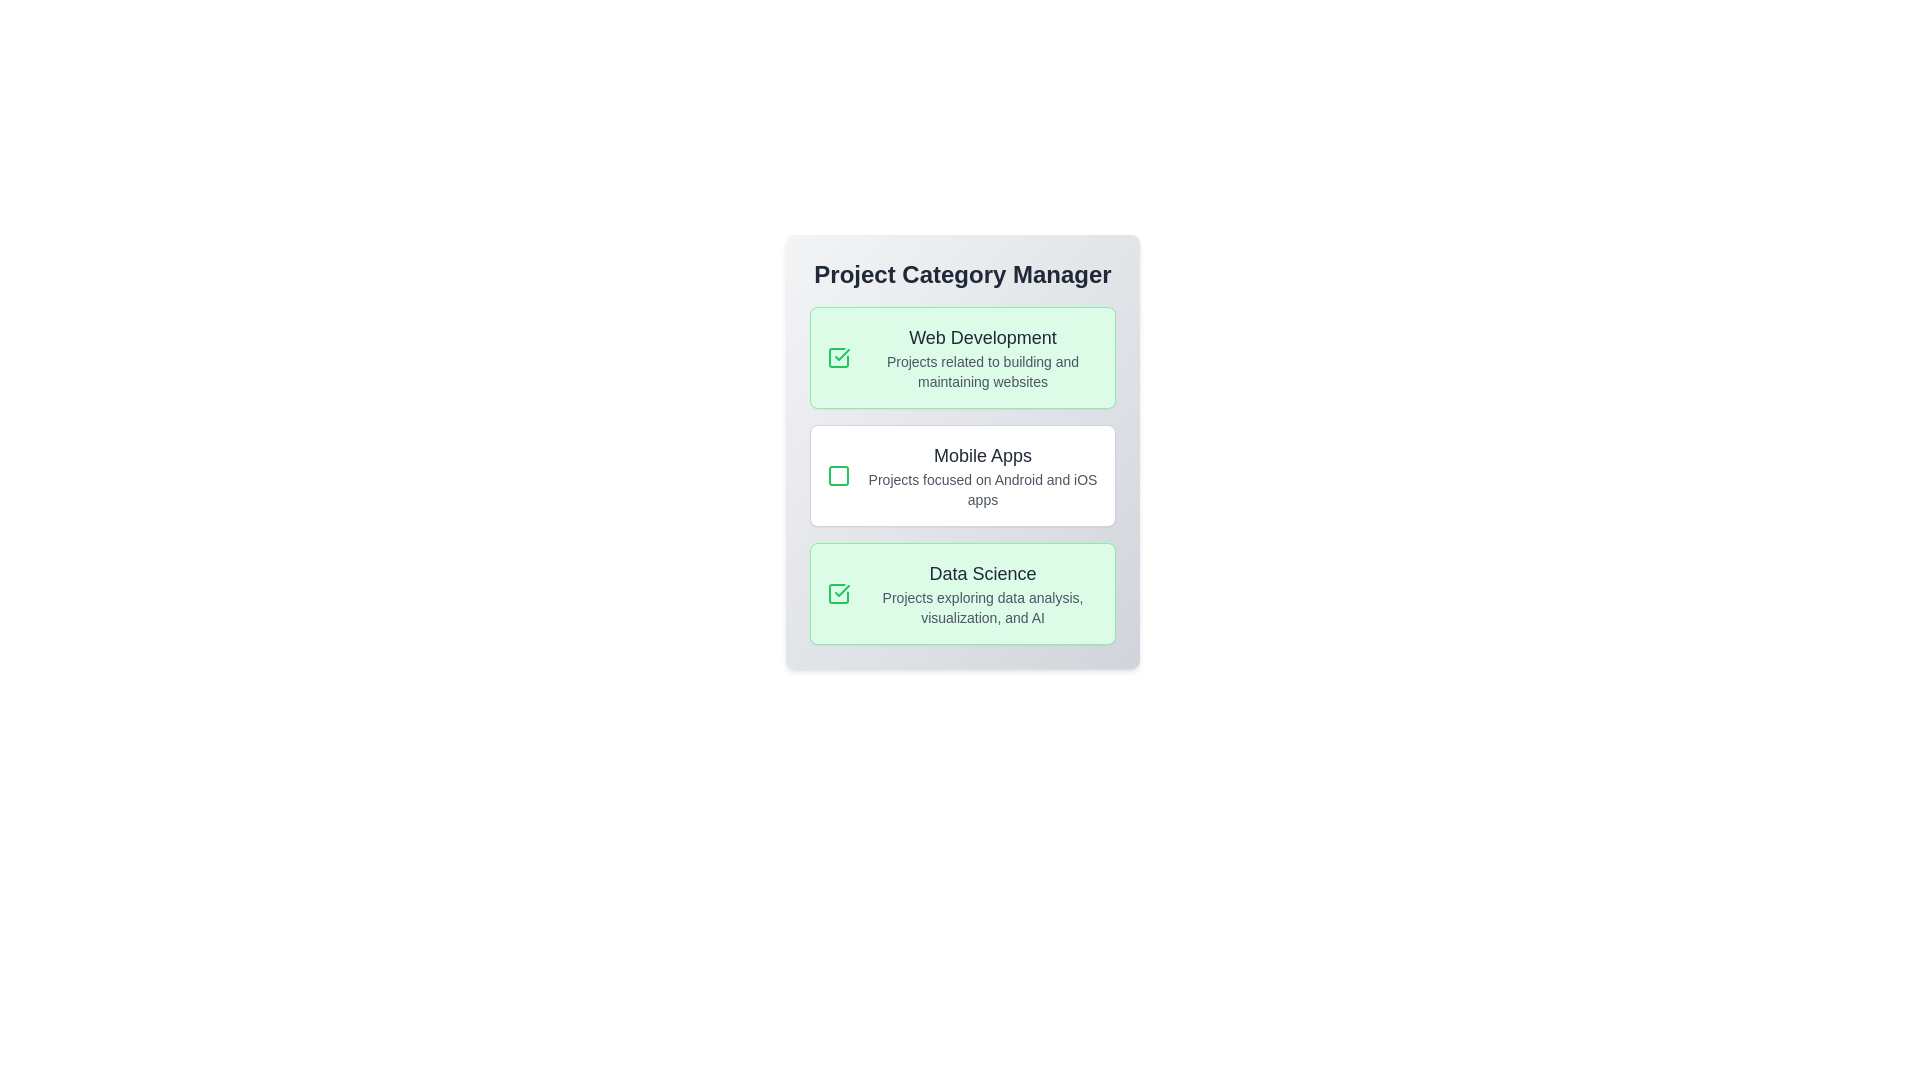  I want to click on the 'Data Science' text label, which is styled with medium-weight black text and is located at the top of a green rectangular section in the 'Project Category Manager' interface, so click(983, 574).